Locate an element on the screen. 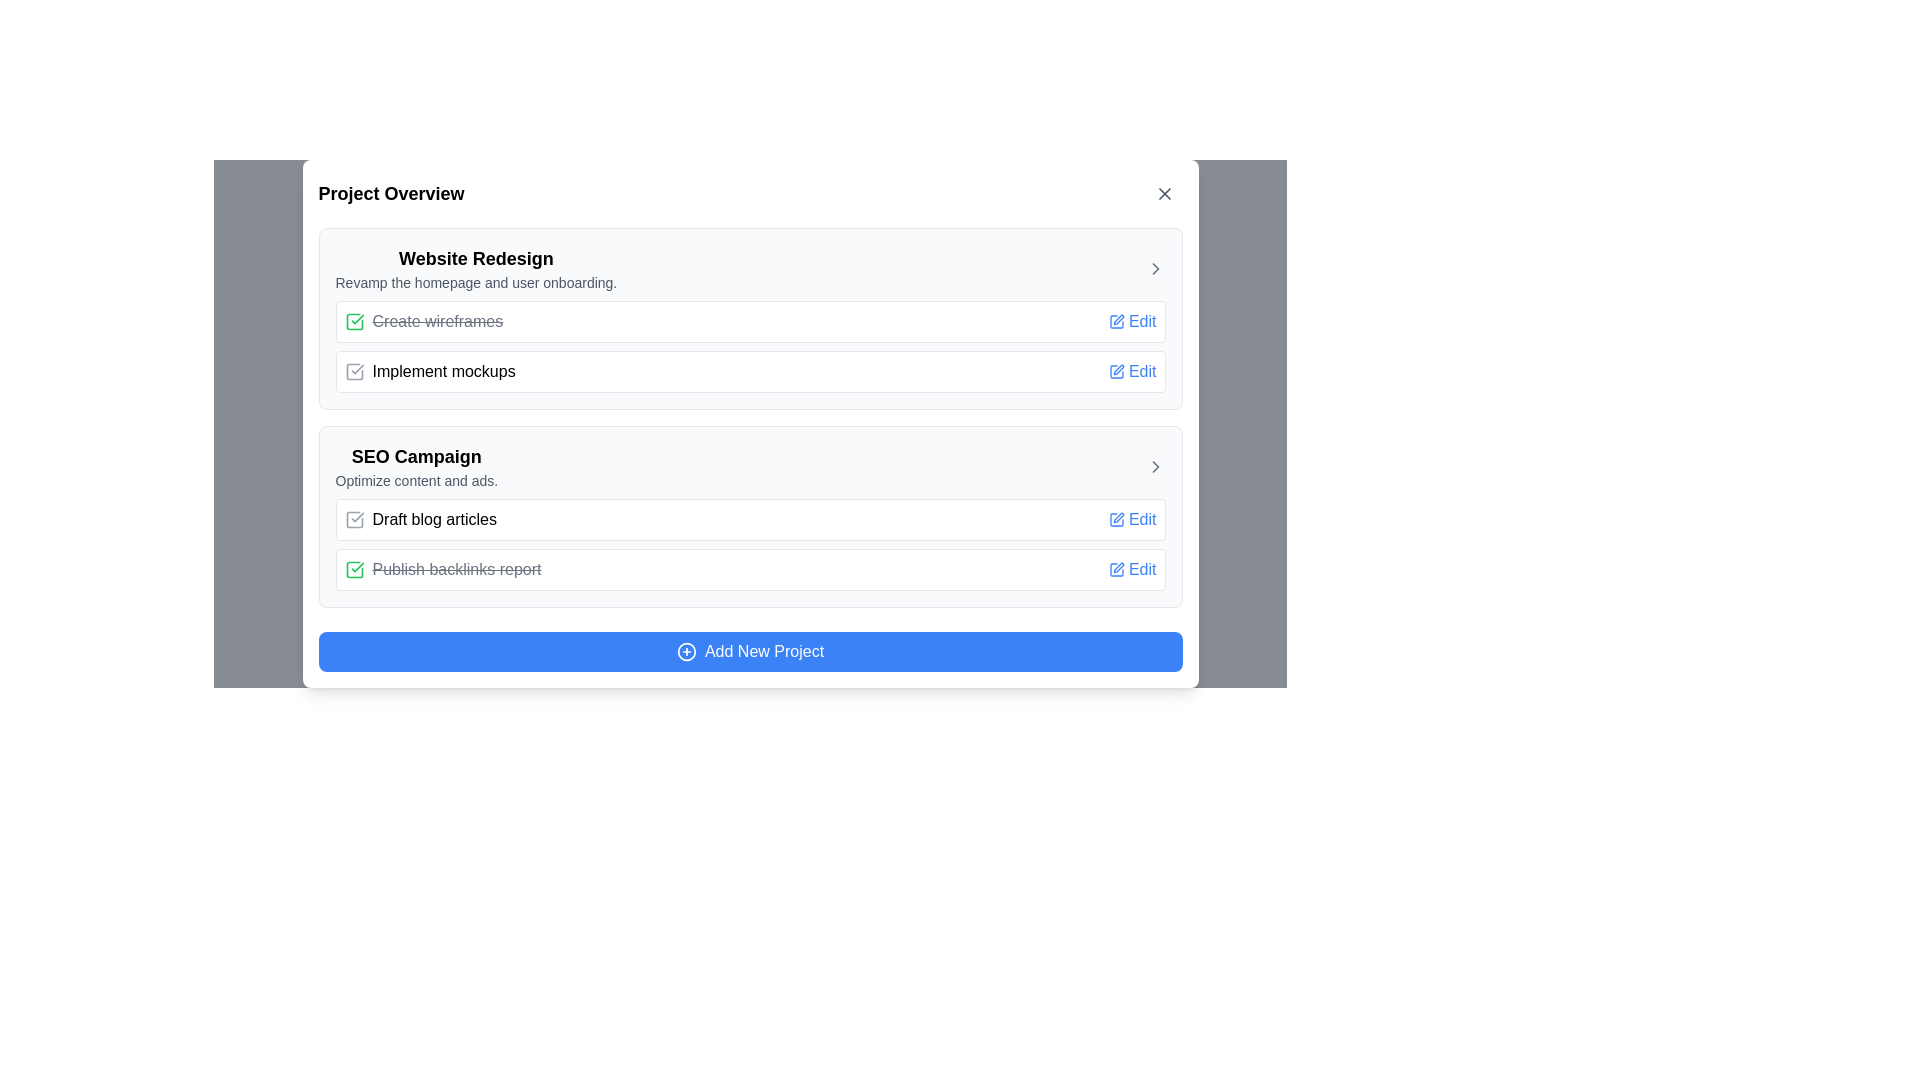 This screenshot has height=1080, width=1920. the text label reading 'Draft blog articles' located in the 'SEO Campaign' section is located at coordinates (419, 519).